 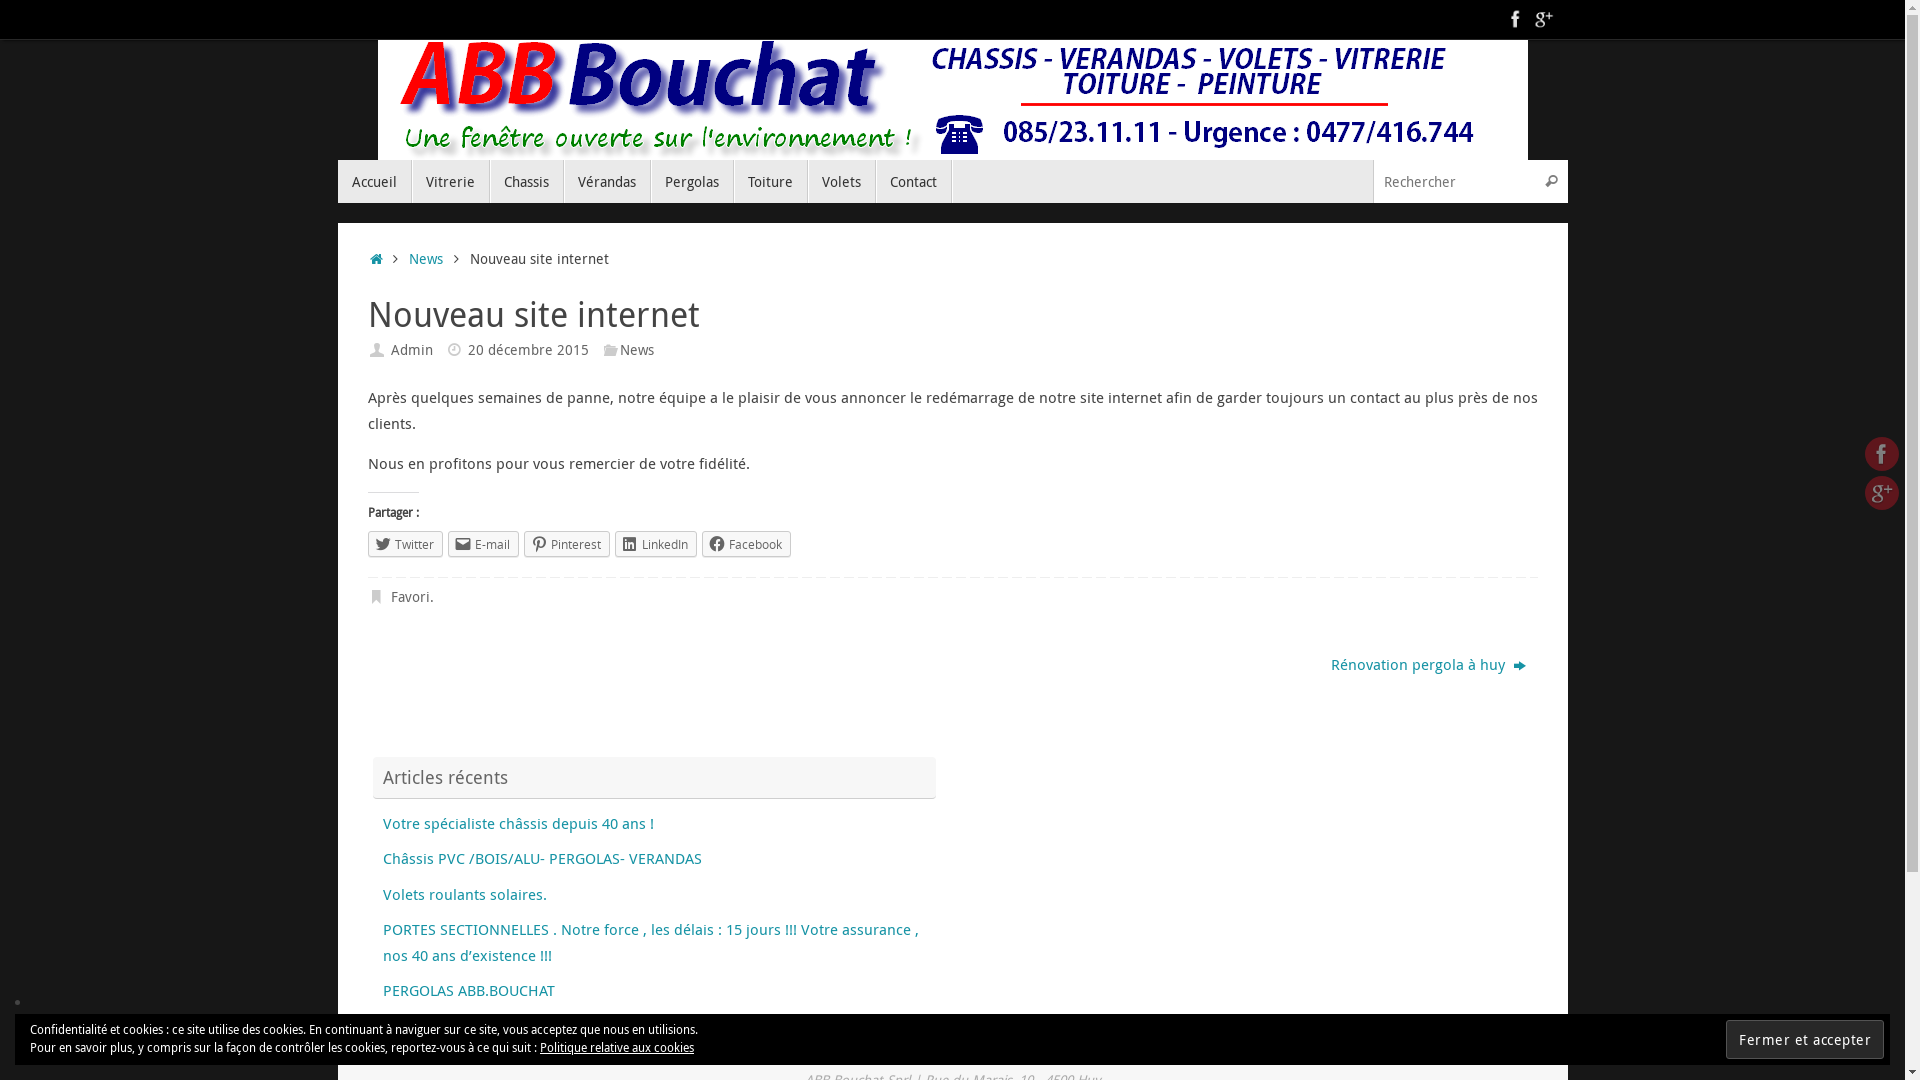 I want to click on 'Pergolas', so click(x=691, y=181).